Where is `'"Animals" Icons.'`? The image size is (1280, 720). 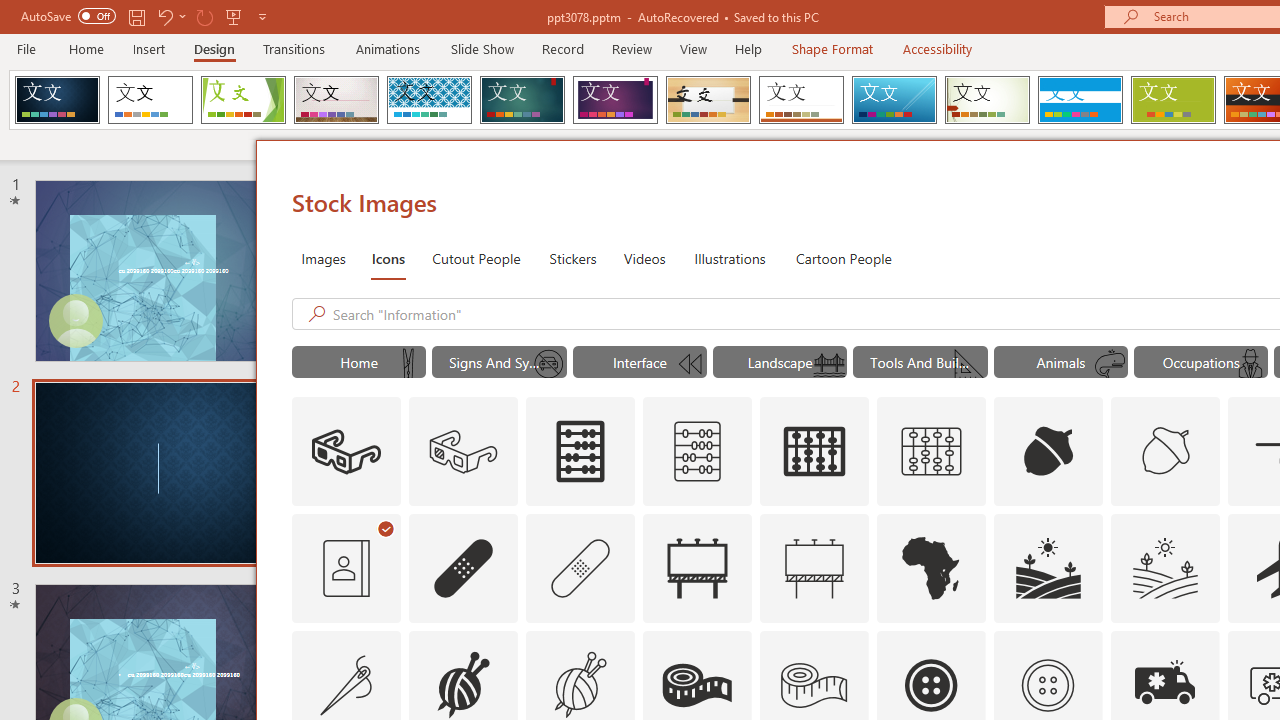
'"Animals" Icons.' is located at coordinates (1060, 362).